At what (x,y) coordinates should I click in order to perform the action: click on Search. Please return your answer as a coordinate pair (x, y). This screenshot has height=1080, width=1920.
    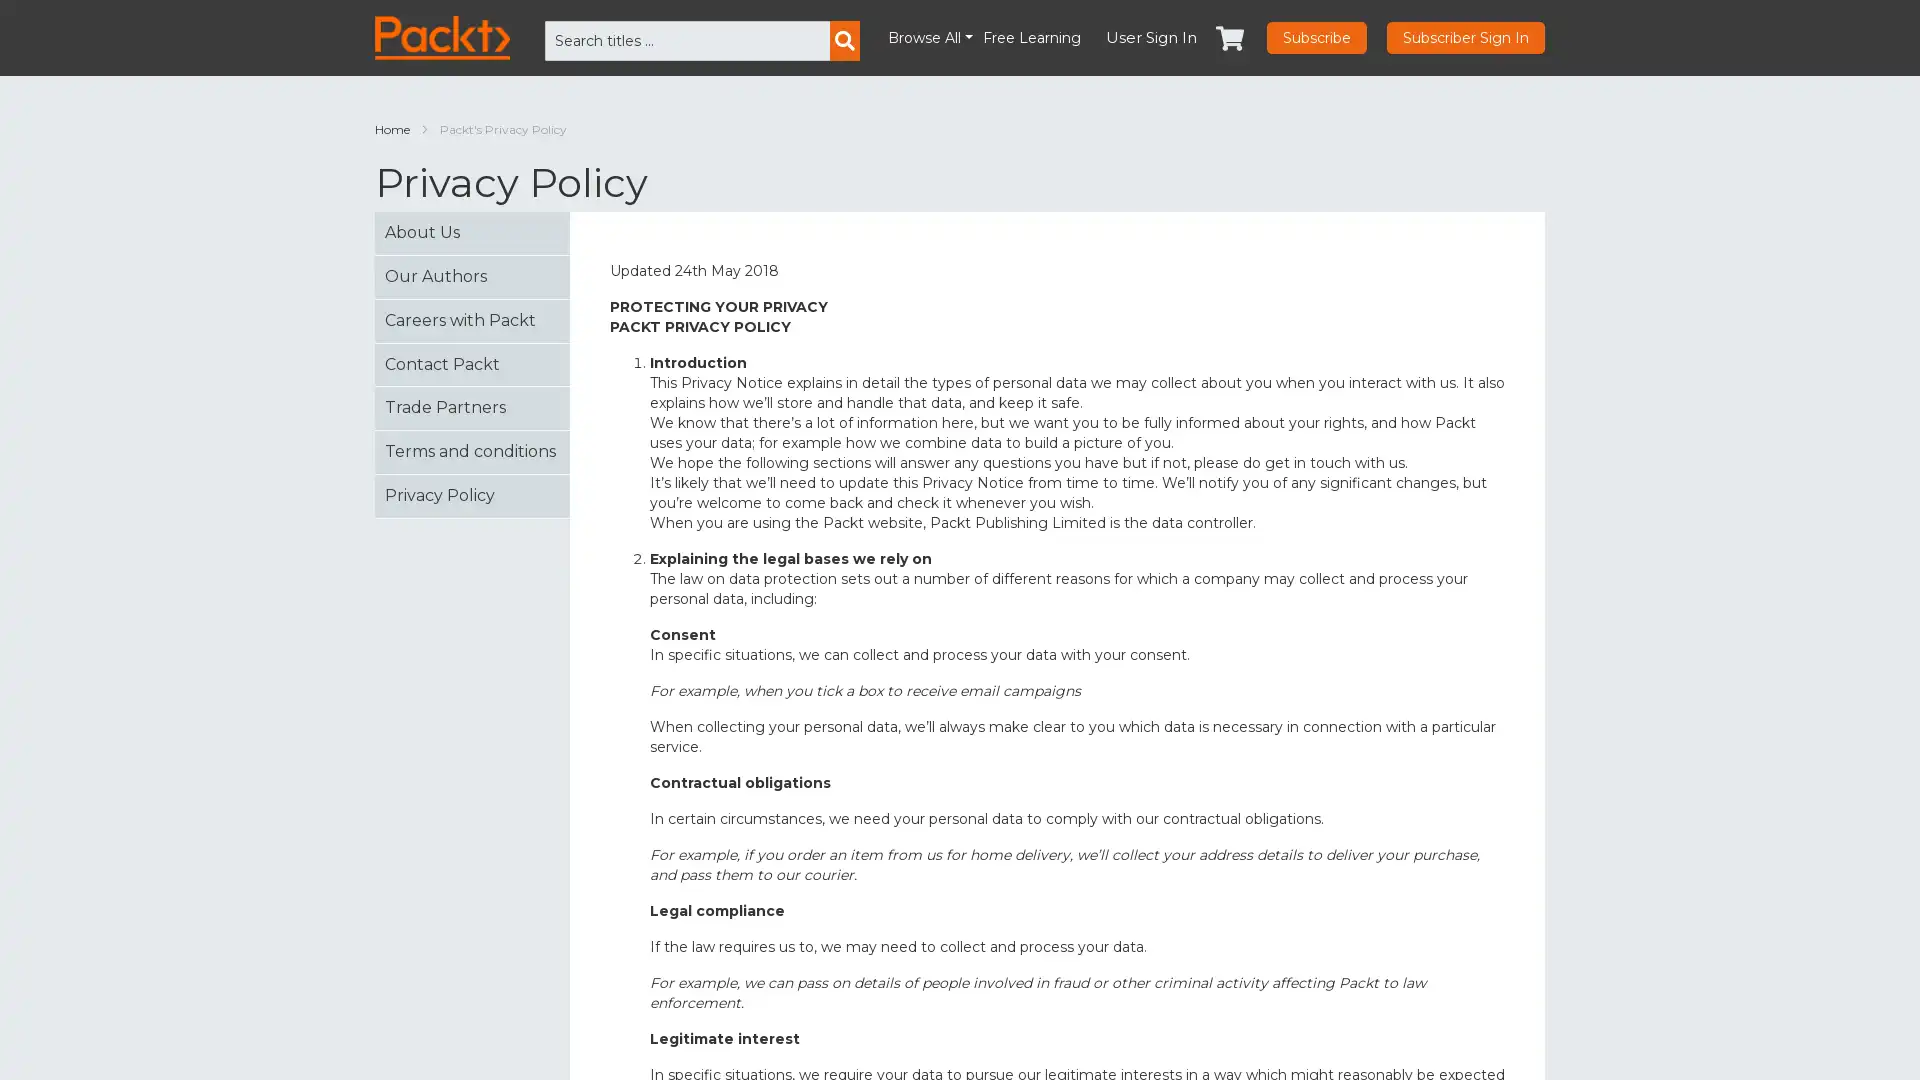
    Looking at the image, I should click on (844, 41).